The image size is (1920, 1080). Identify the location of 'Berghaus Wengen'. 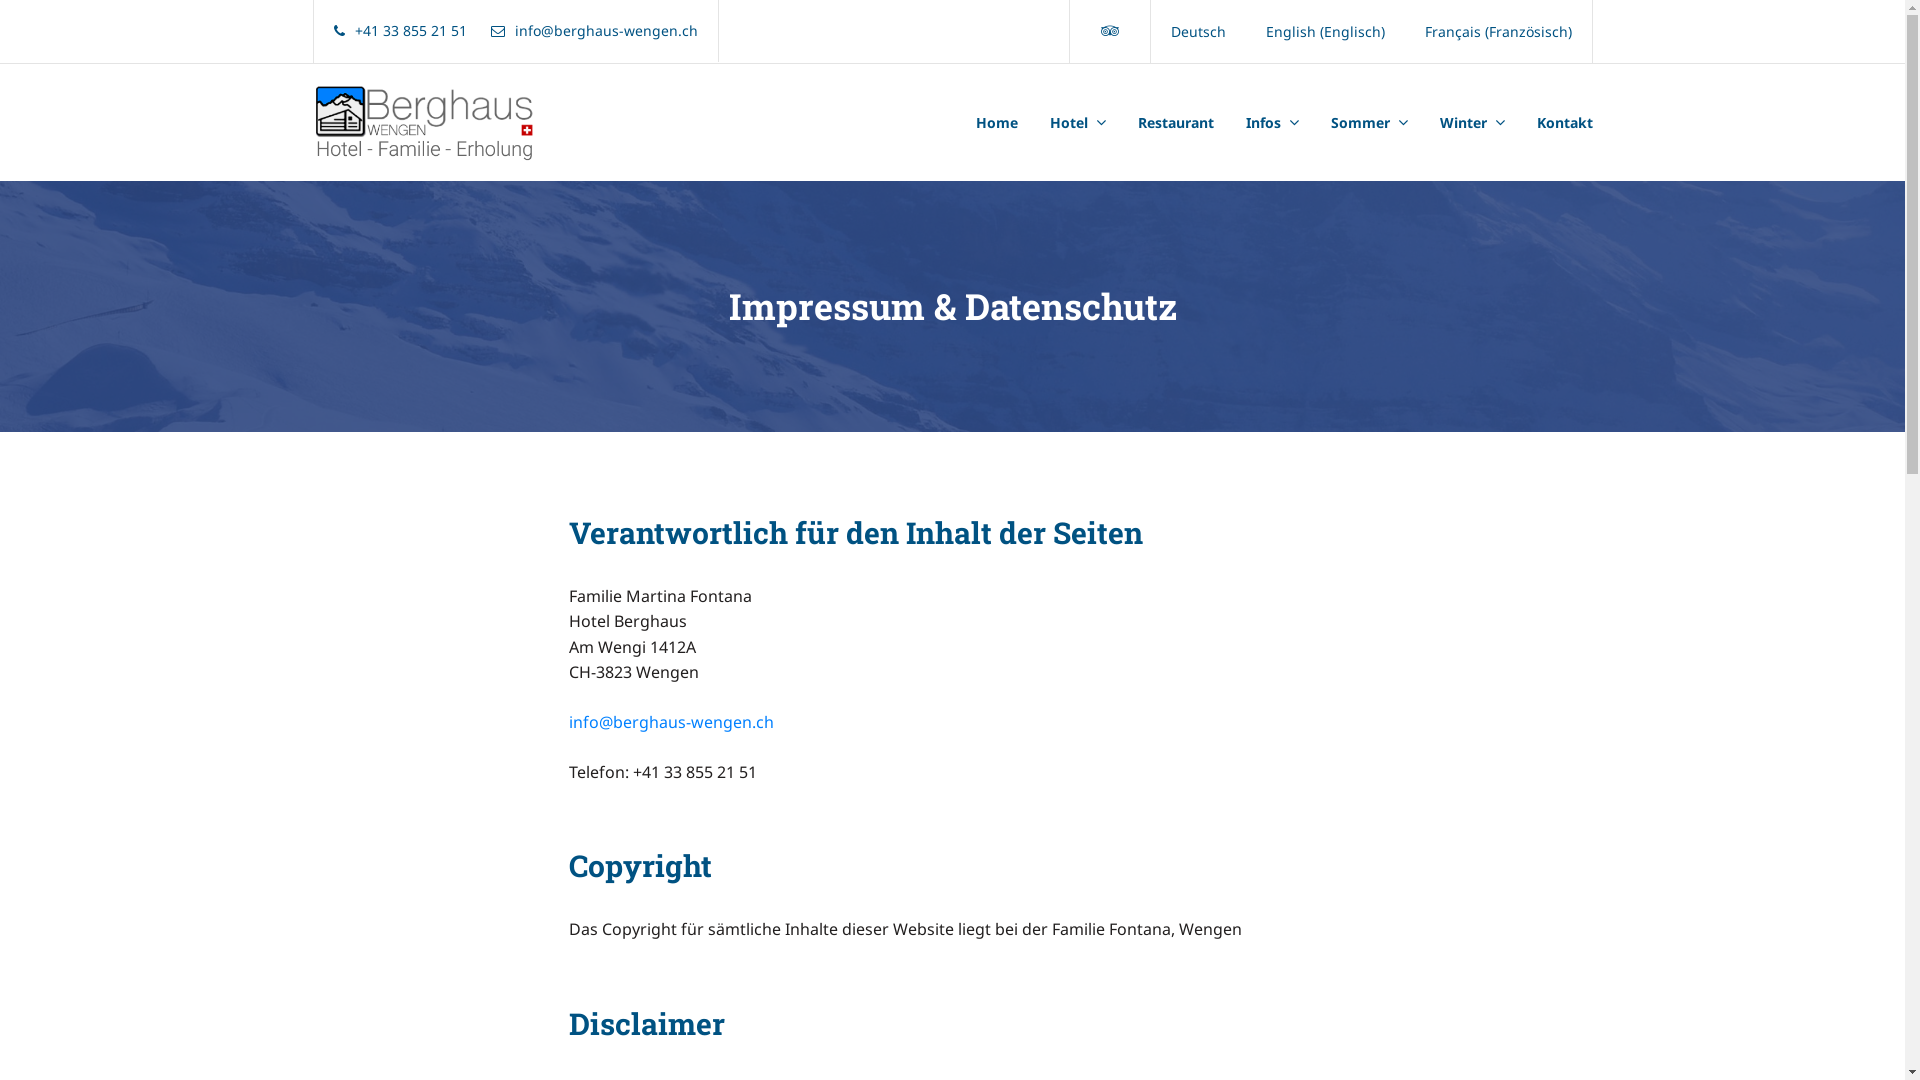
(416, 122).